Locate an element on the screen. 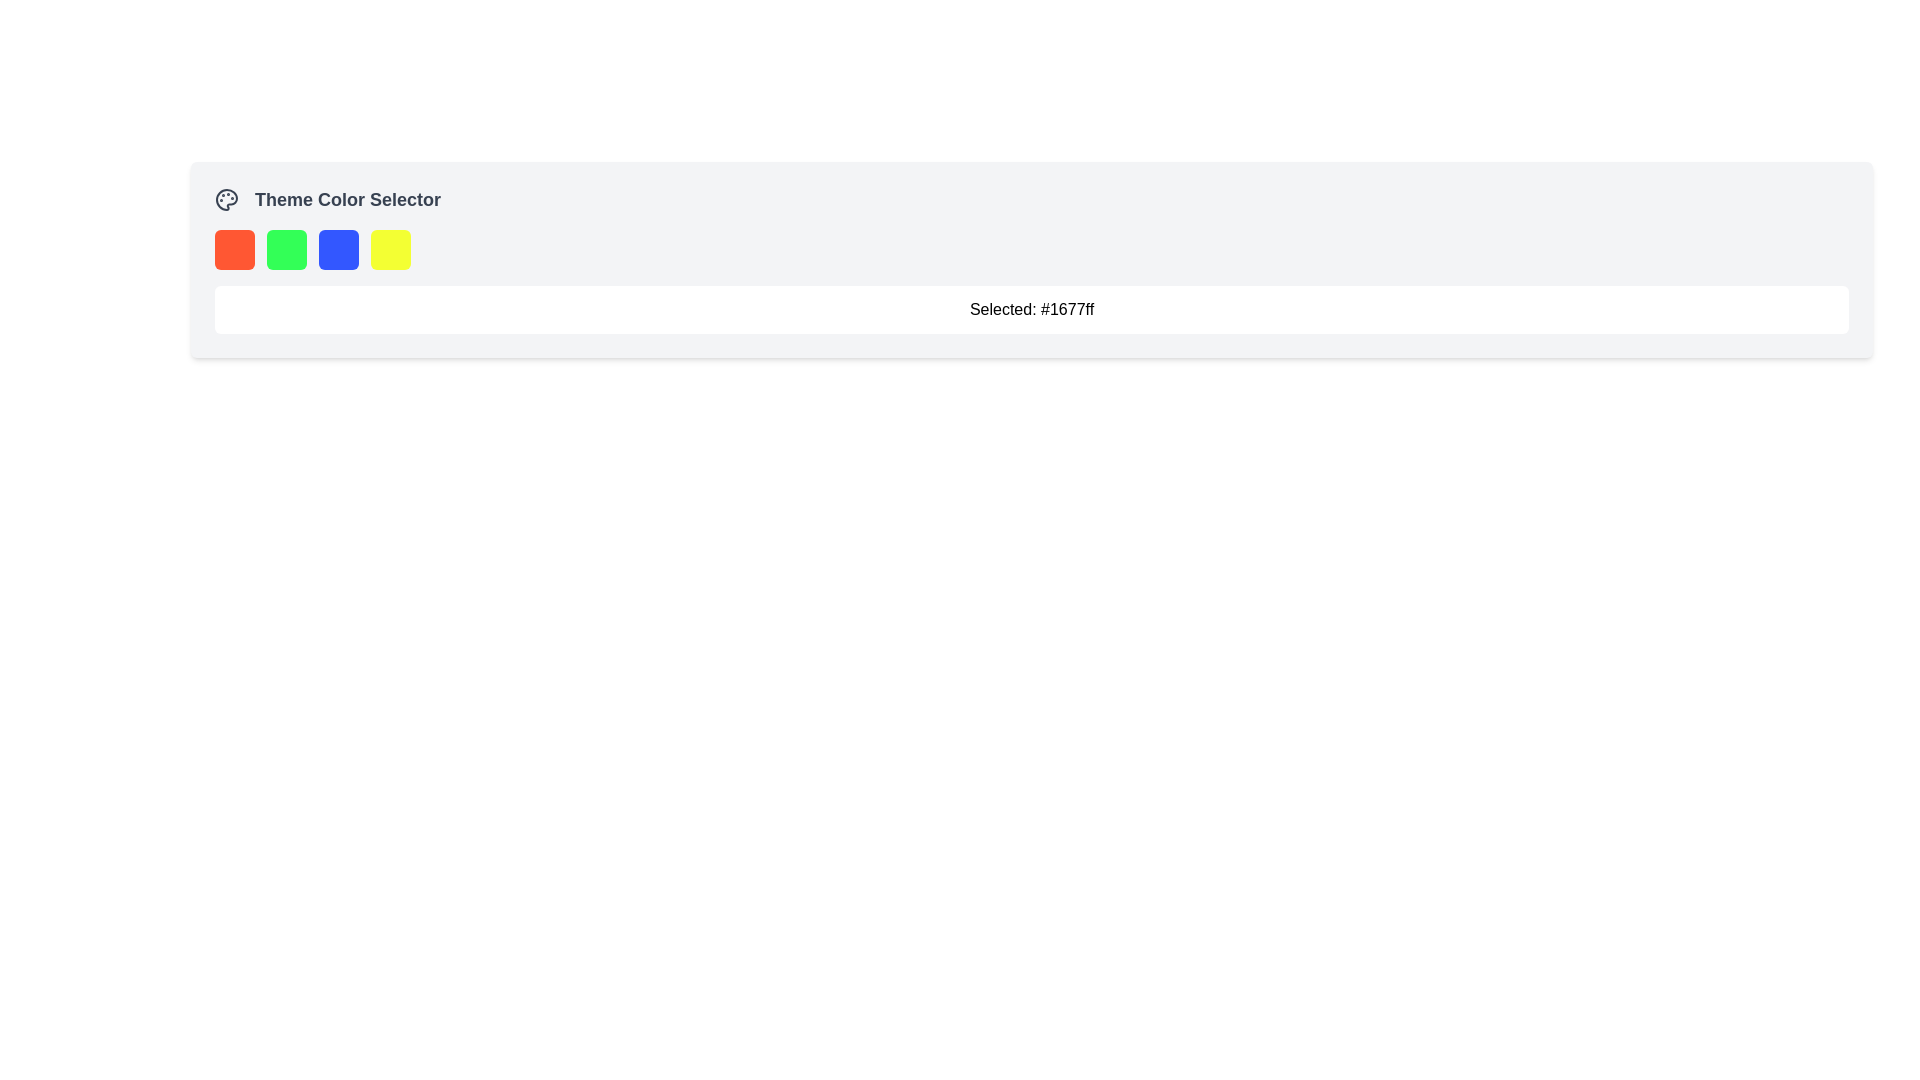  the fourth square button representing the yellow theme color option in the color selection interface is located at coordinates (390, 249).